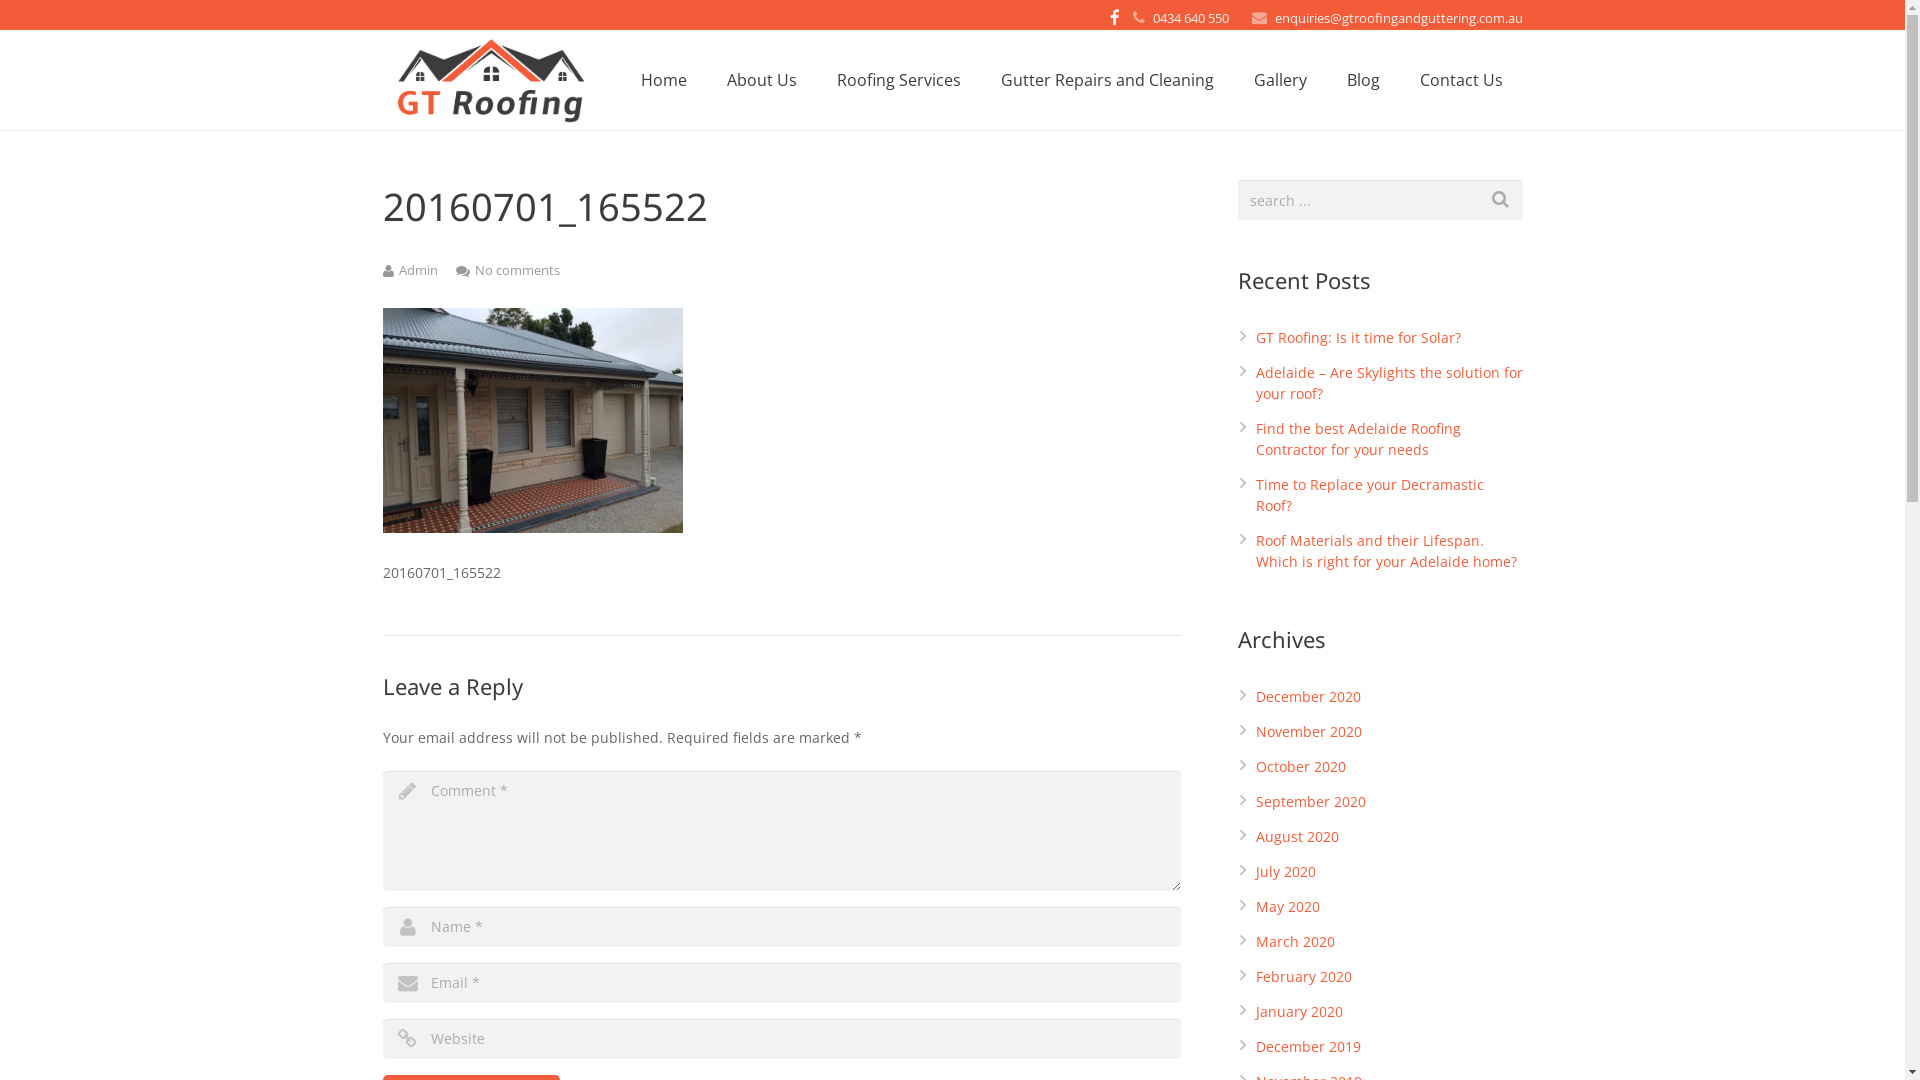  What do you see at coordinates (1304, 975) in the screenshot?
I see `'February 2020'` at bounding box center [1304, 975].